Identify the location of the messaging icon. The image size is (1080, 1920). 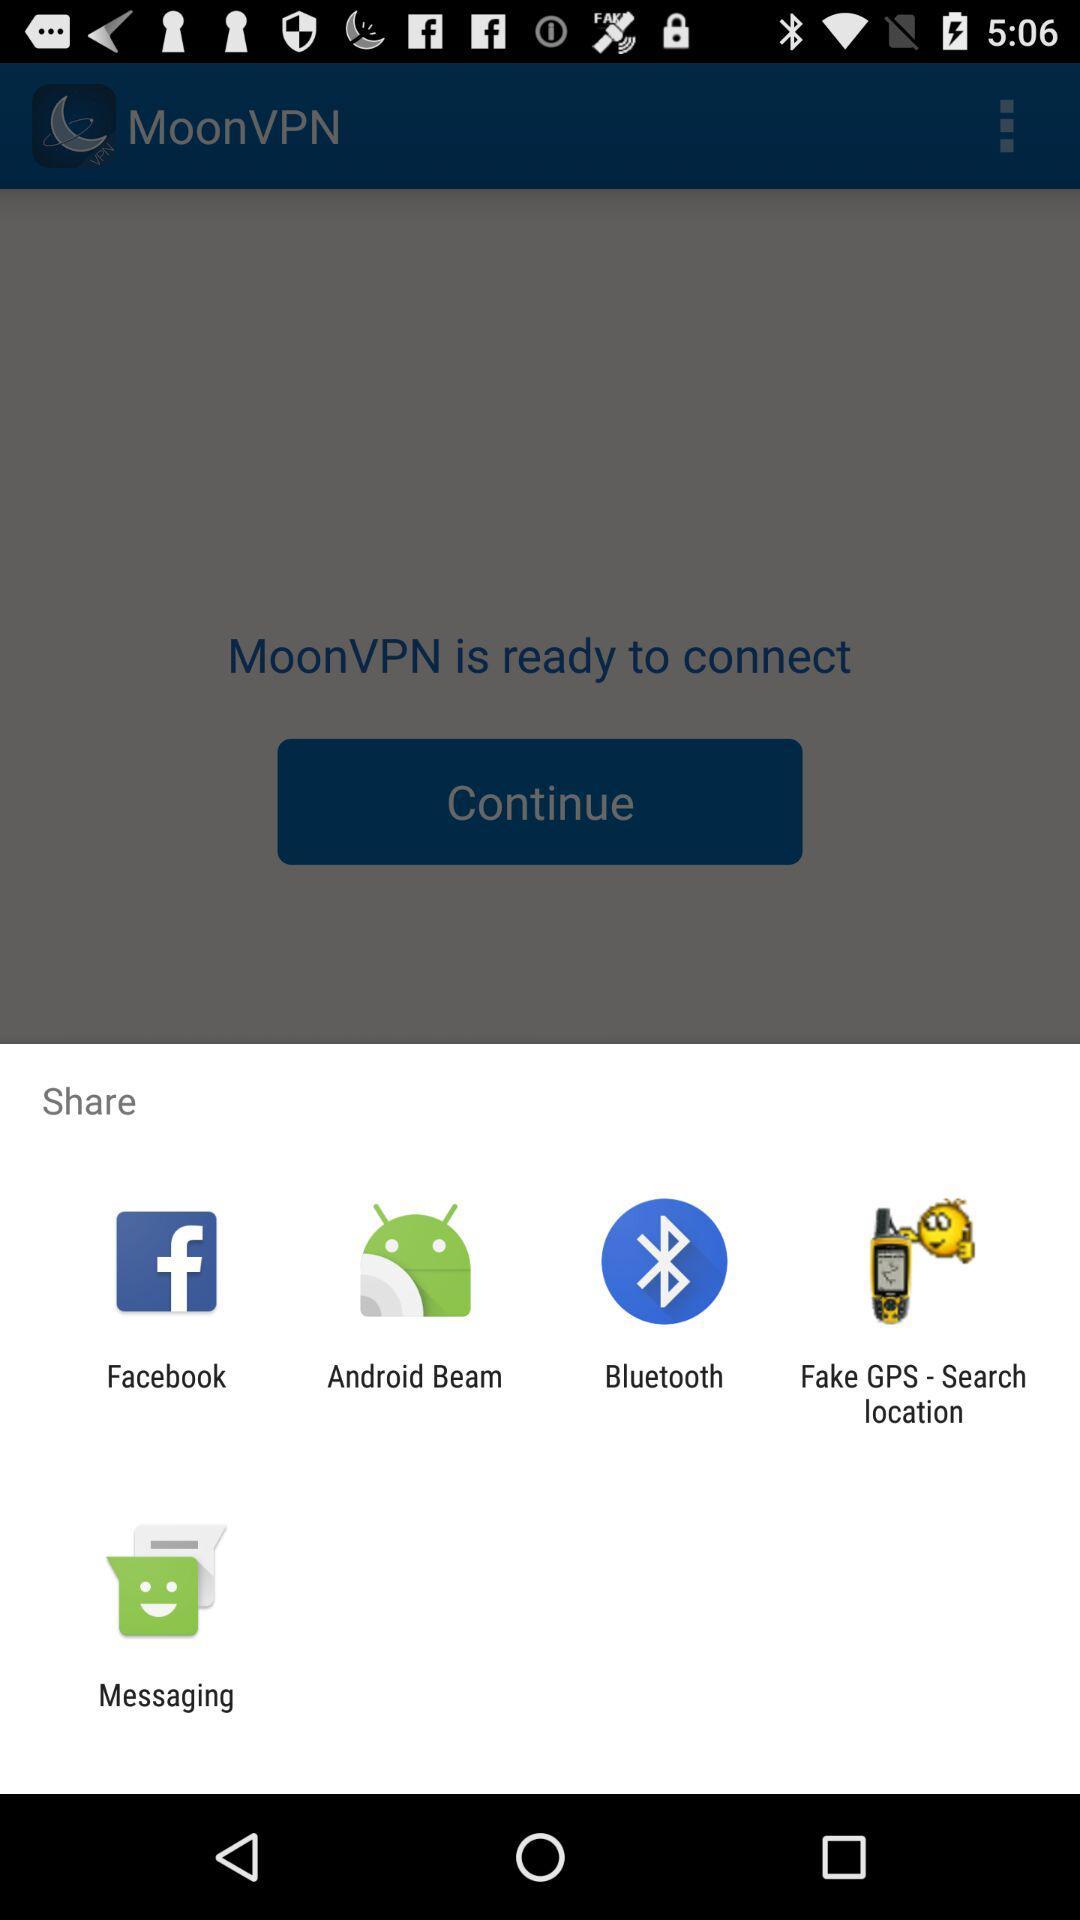
(165, 1711).